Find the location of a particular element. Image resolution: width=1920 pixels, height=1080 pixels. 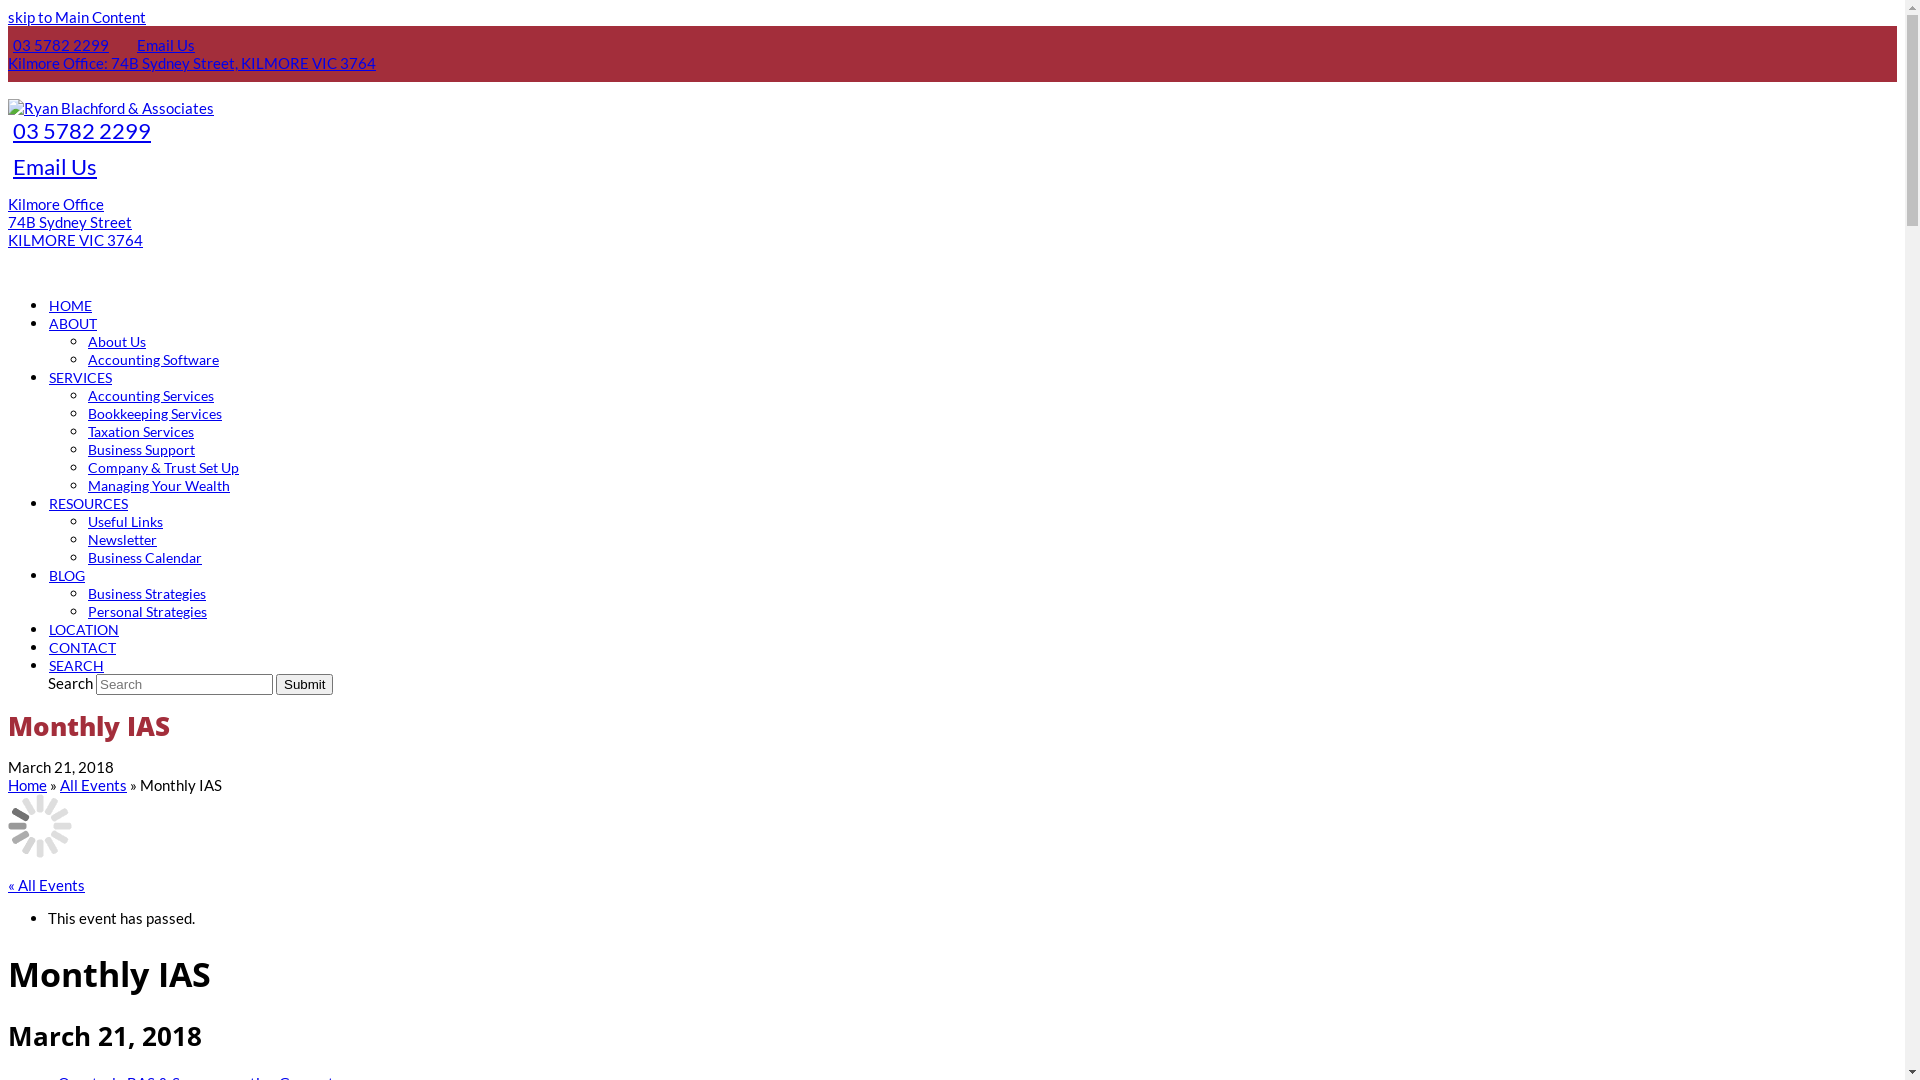

'Business Calendar' is located at coordinates (143, 556).